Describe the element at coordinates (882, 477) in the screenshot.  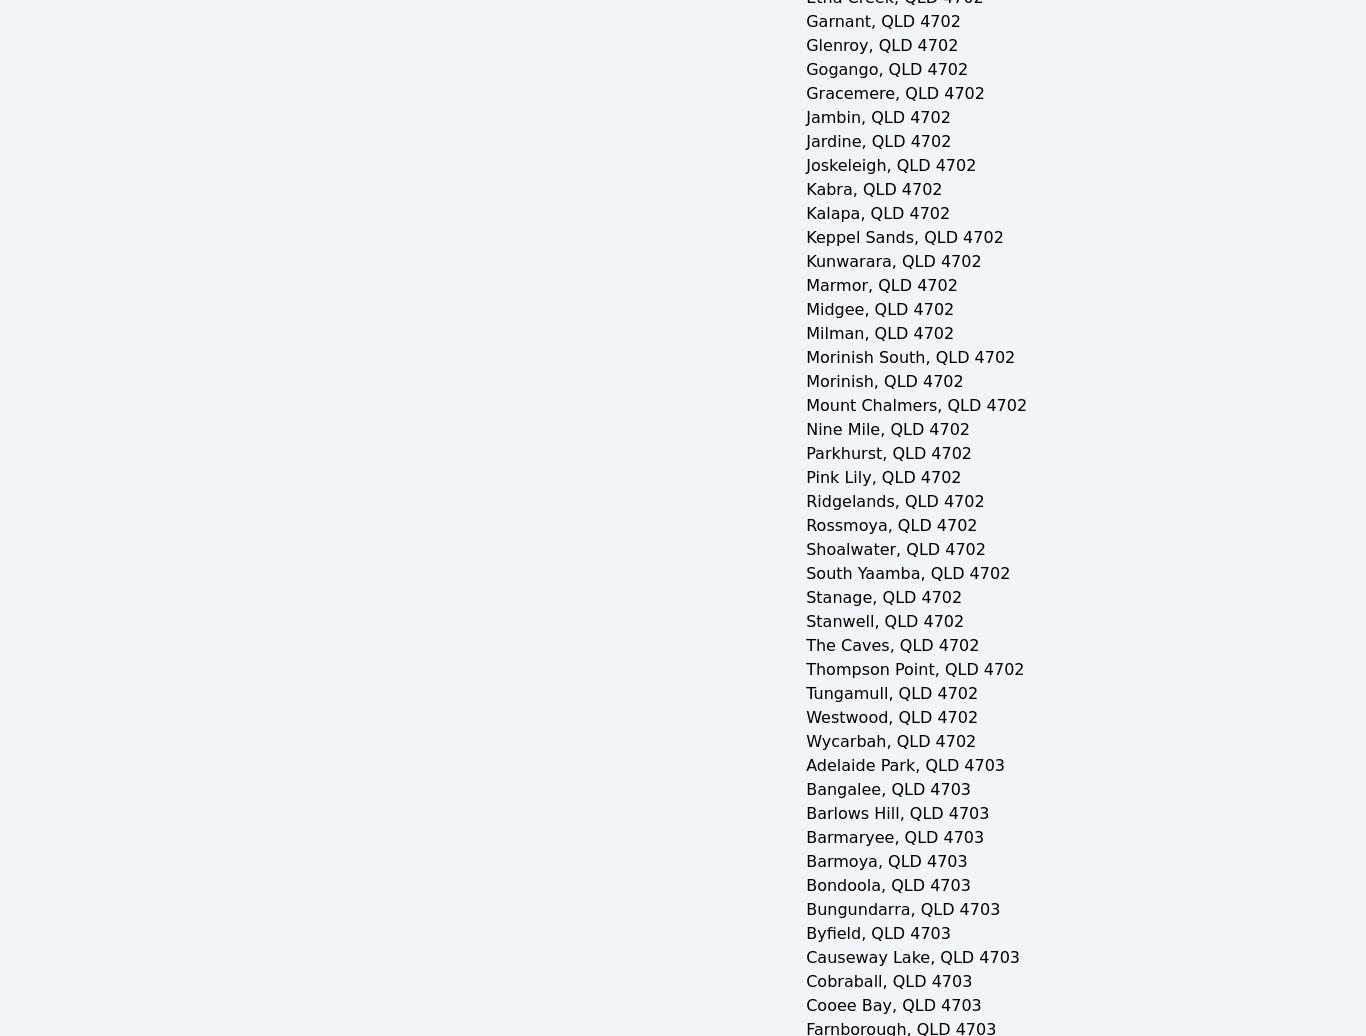
I see `'Pink Lily, QLD 4702'` at that location.